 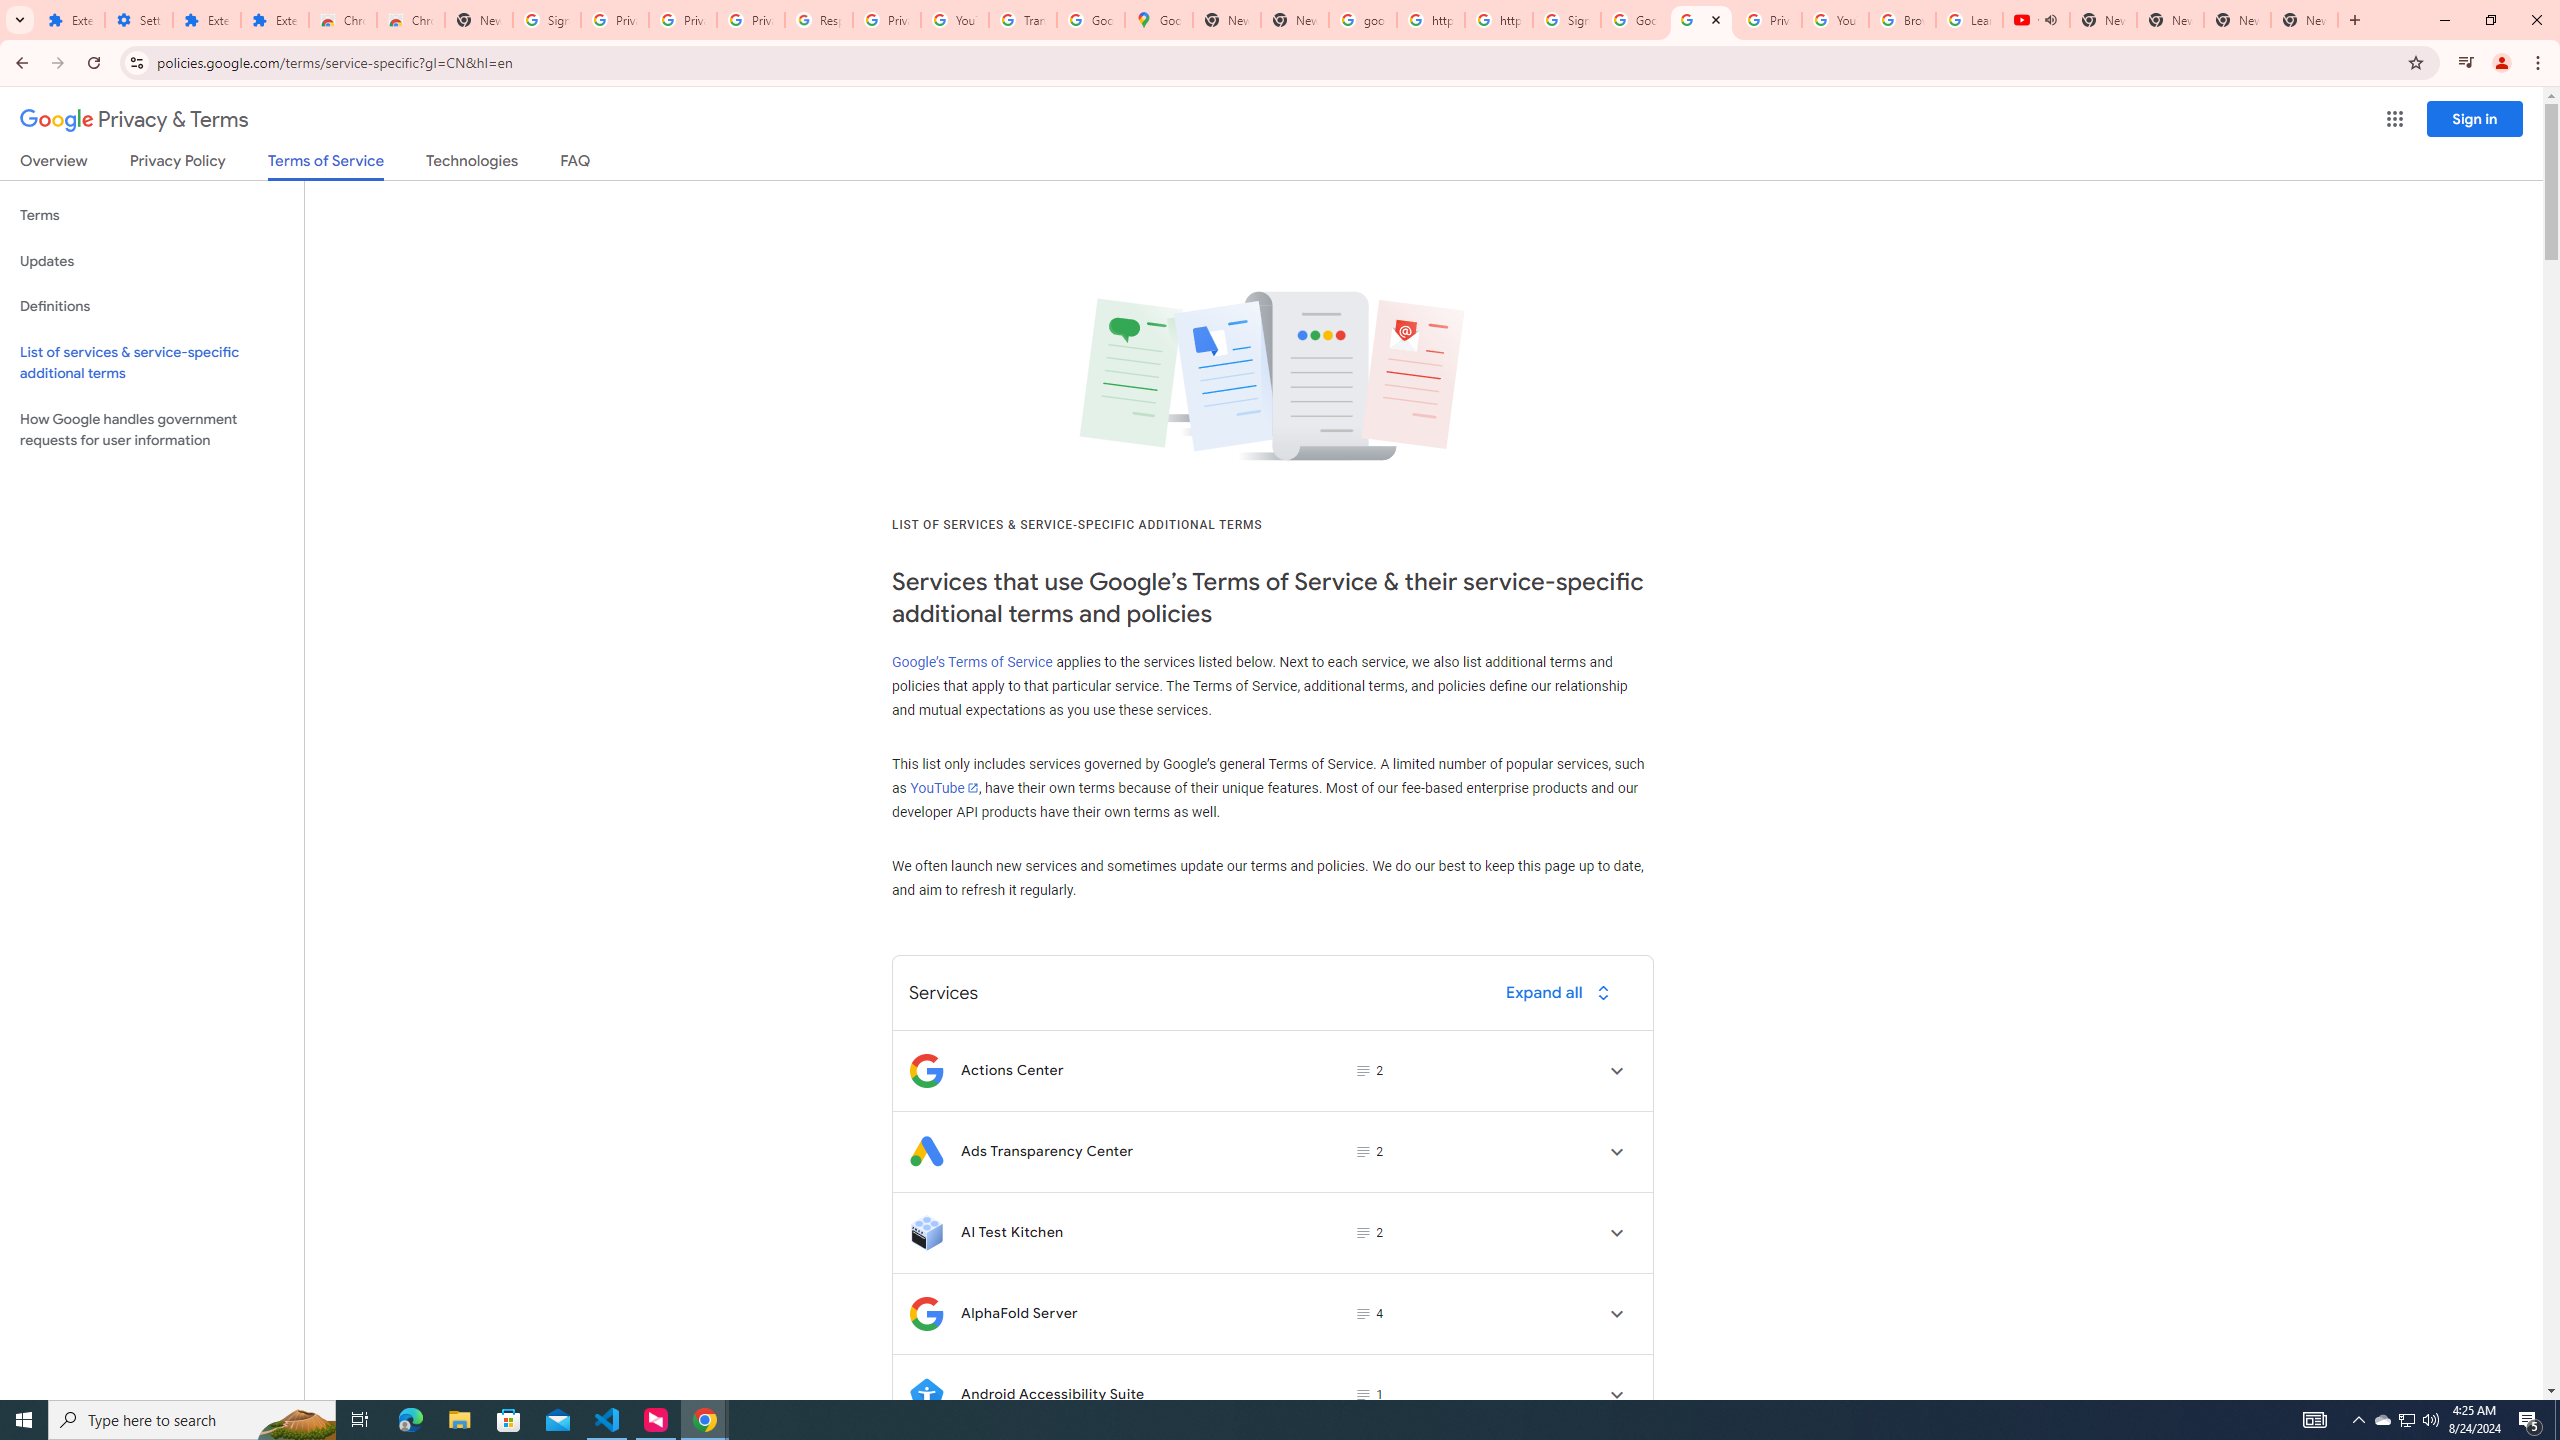 What do you see at coordinates (70, 19) in the screenshot?
I see `'Extensions'` at bounding box center [70, 19].